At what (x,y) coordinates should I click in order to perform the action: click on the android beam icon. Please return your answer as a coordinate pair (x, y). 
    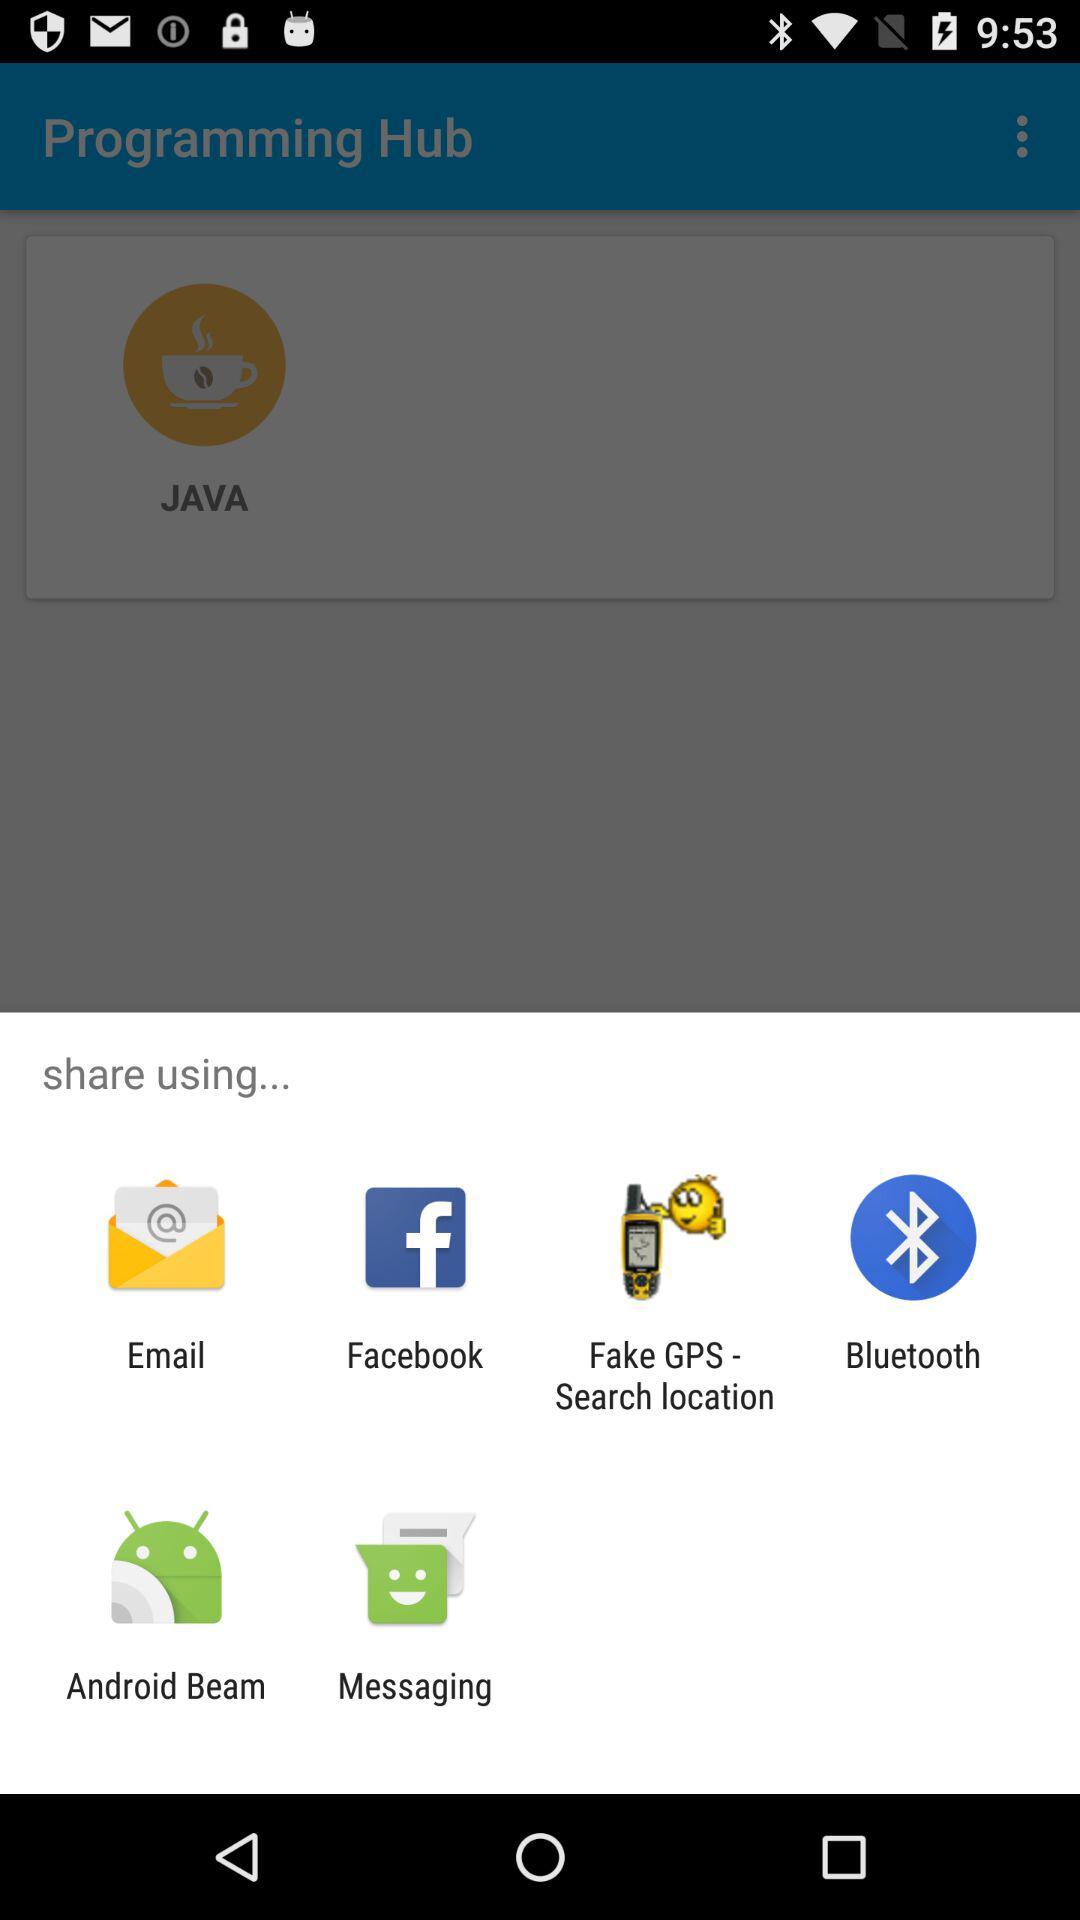
    Looking at the image, I should click on (165, 1705).